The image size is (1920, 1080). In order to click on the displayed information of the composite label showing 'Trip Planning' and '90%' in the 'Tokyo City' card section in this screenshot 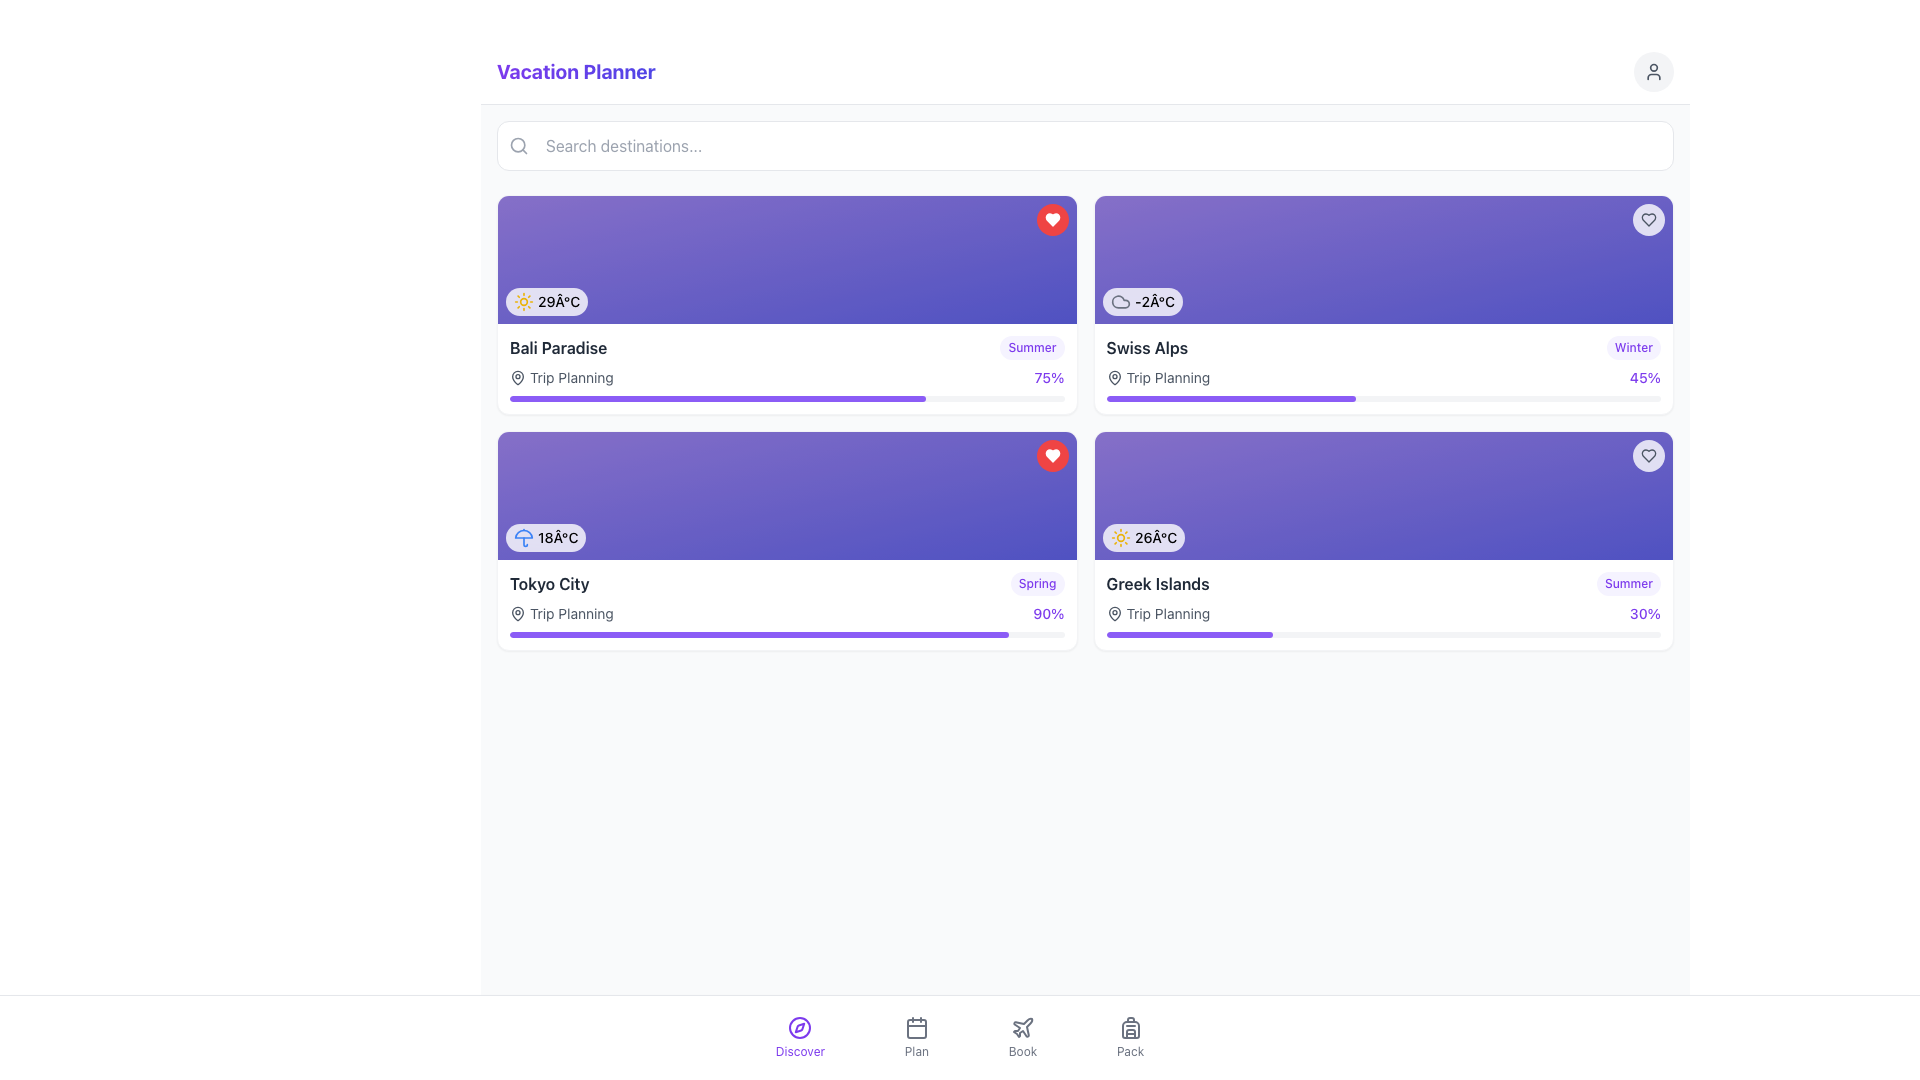, I will do `click(786, 612)`.